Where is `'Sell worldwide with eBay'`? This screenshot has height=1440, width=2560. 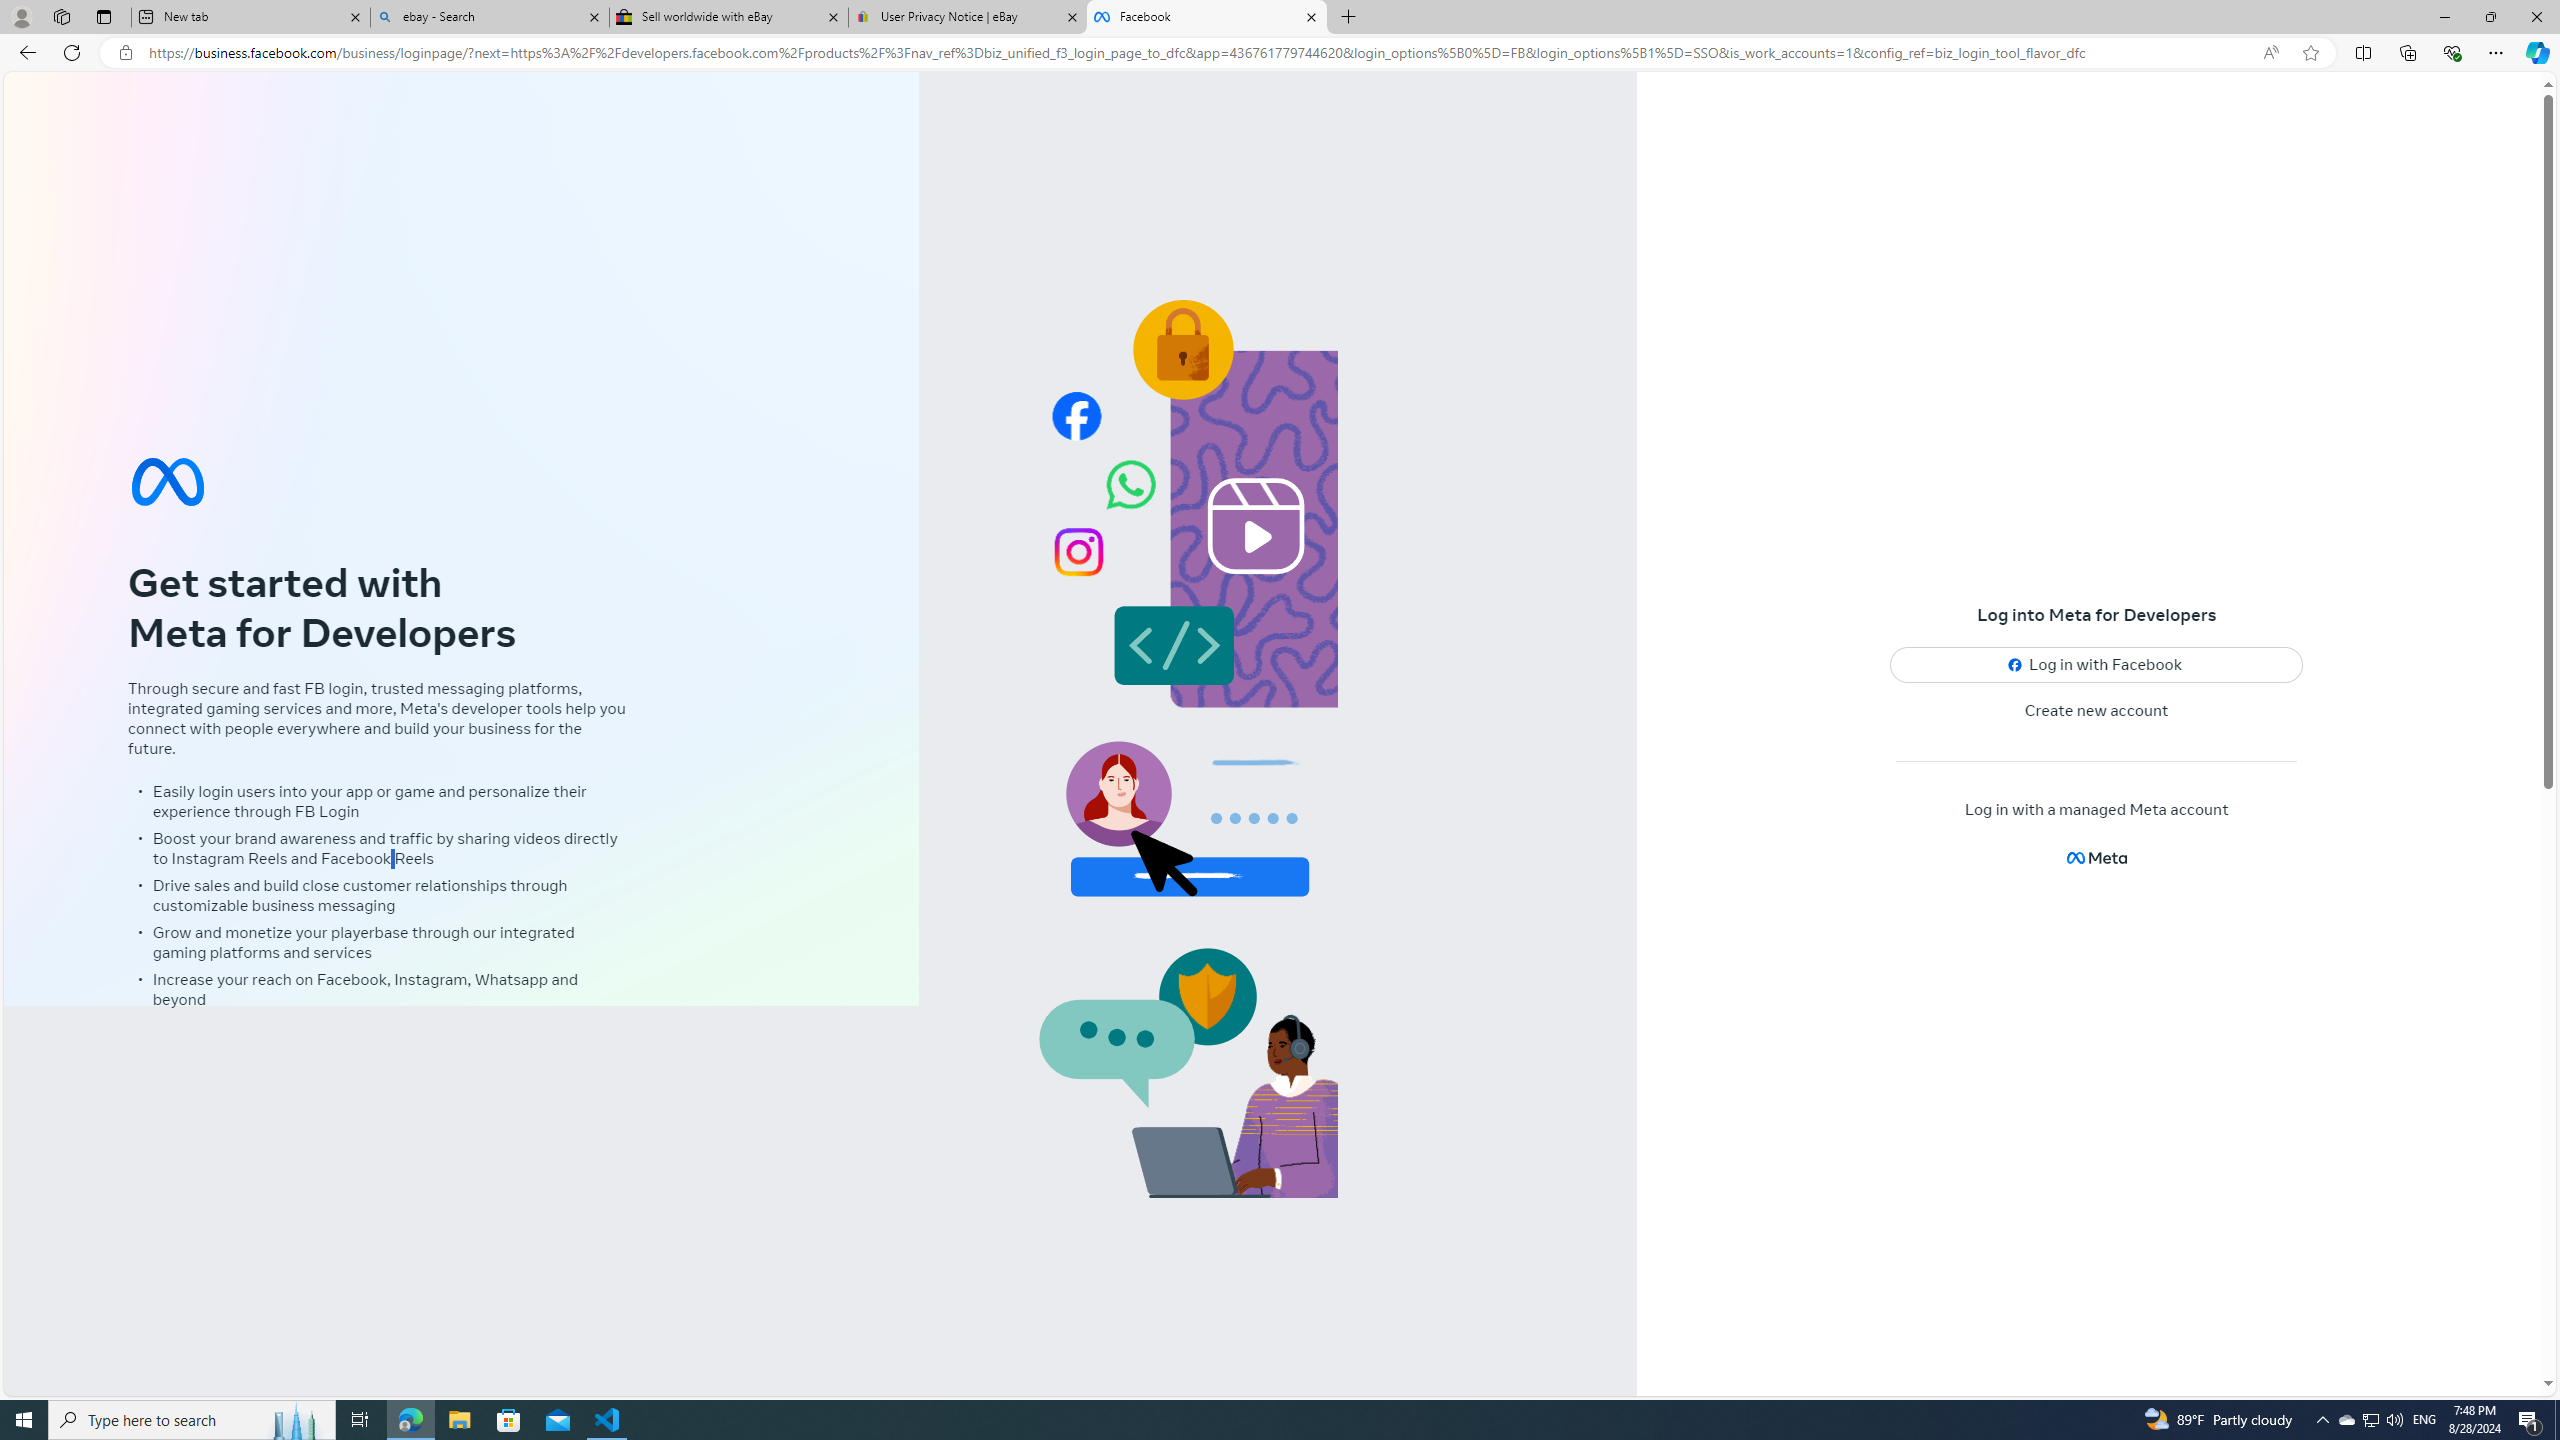 'Sell worldwide with eBay' is located at coordinates (729, 16).